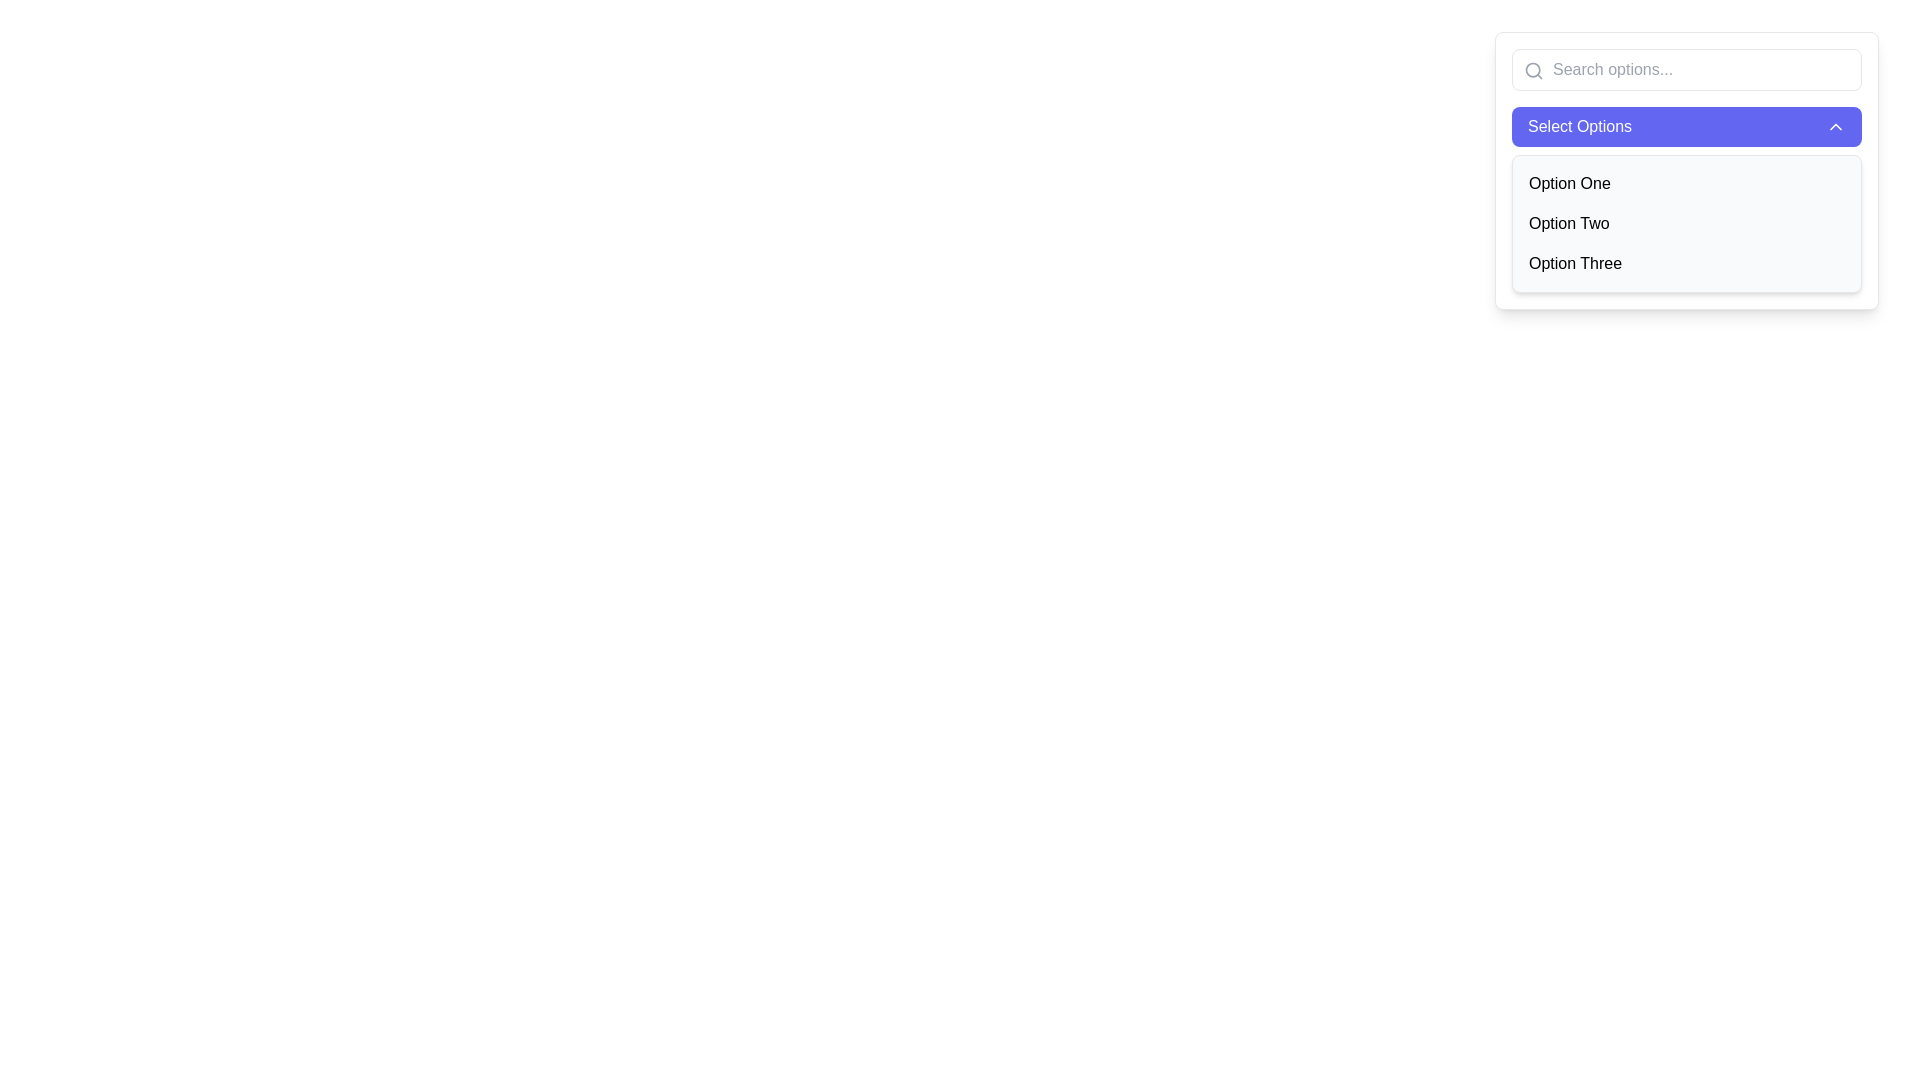 The width and height of the screenshot is (1920, 1080). What do you see at coordinates (1568, 223) in the screenshot?
I see `the 'Option Two' text label in the dropdown menu` at bounding box center [1568, 223].